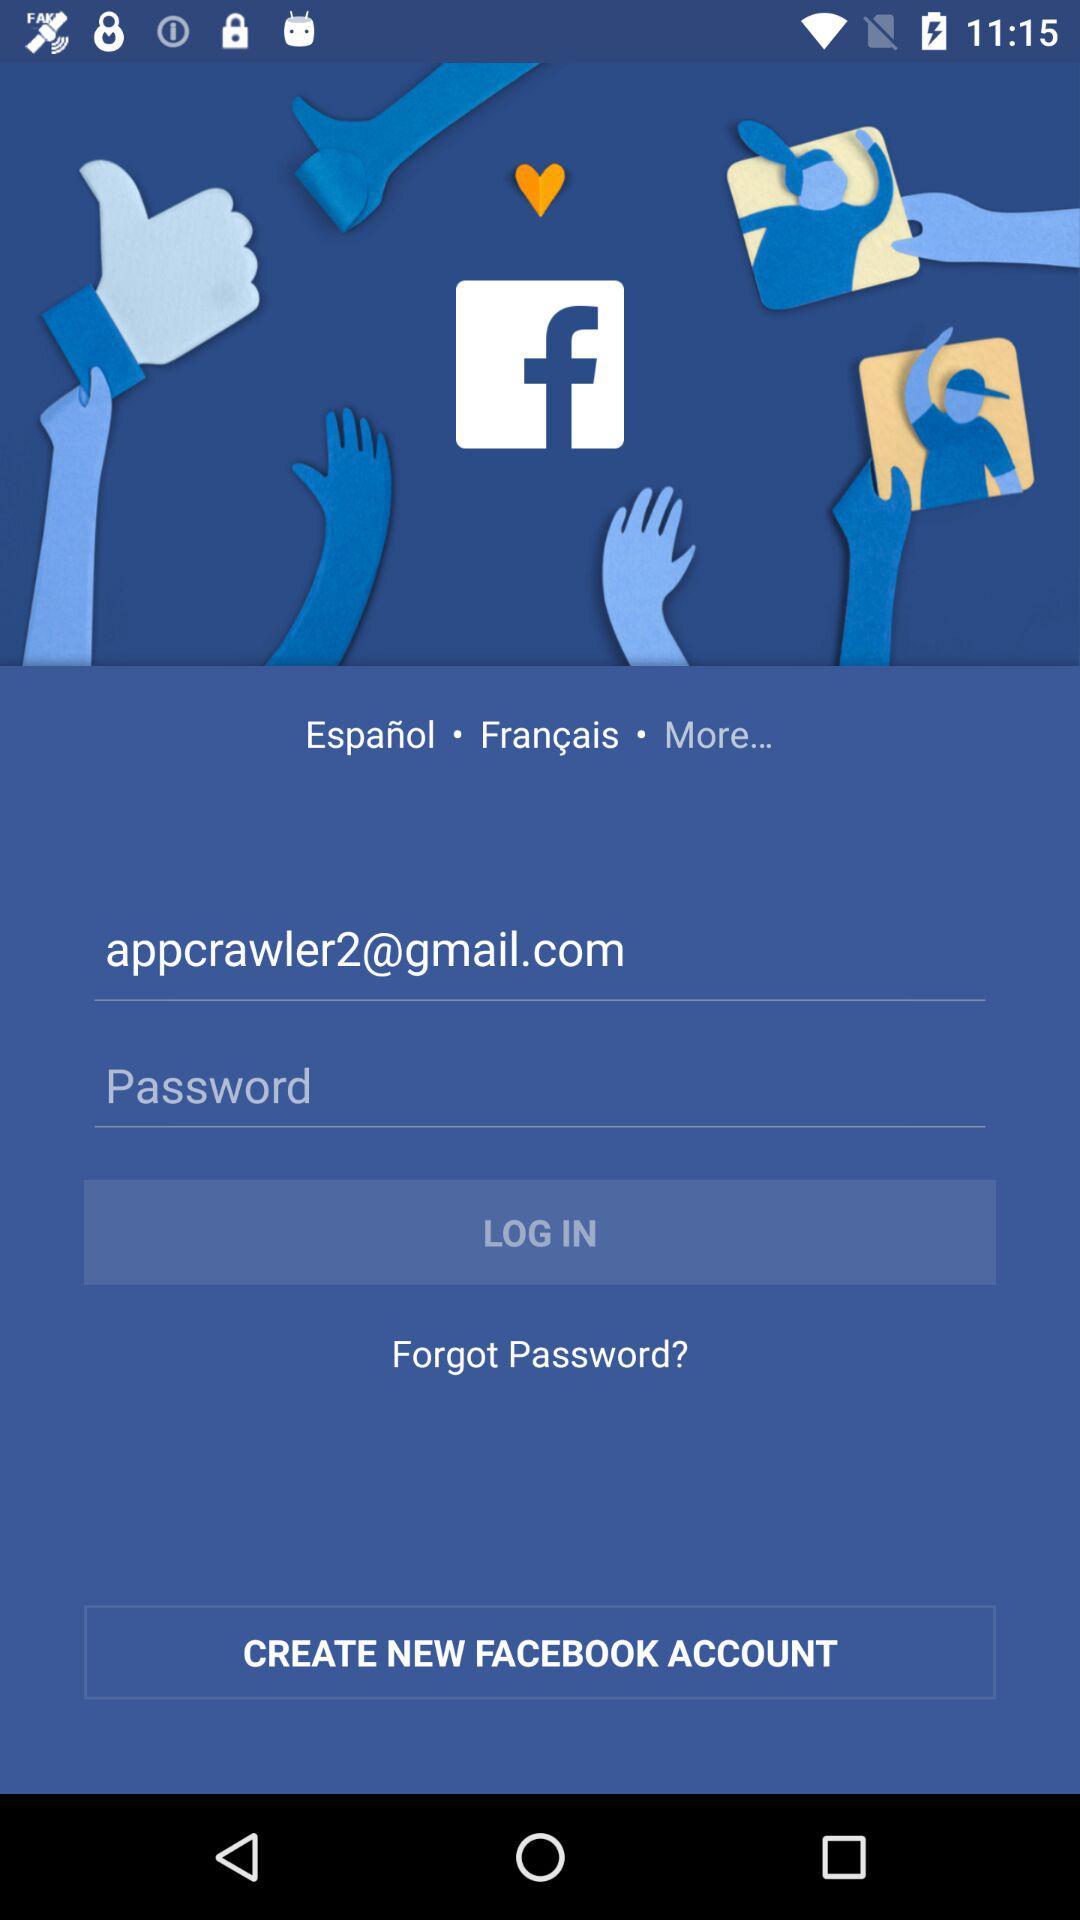  Describe the element at coordinates (540, 951) in the screenshot. I see `the appcrawler2@gmail.com icon` at that location.